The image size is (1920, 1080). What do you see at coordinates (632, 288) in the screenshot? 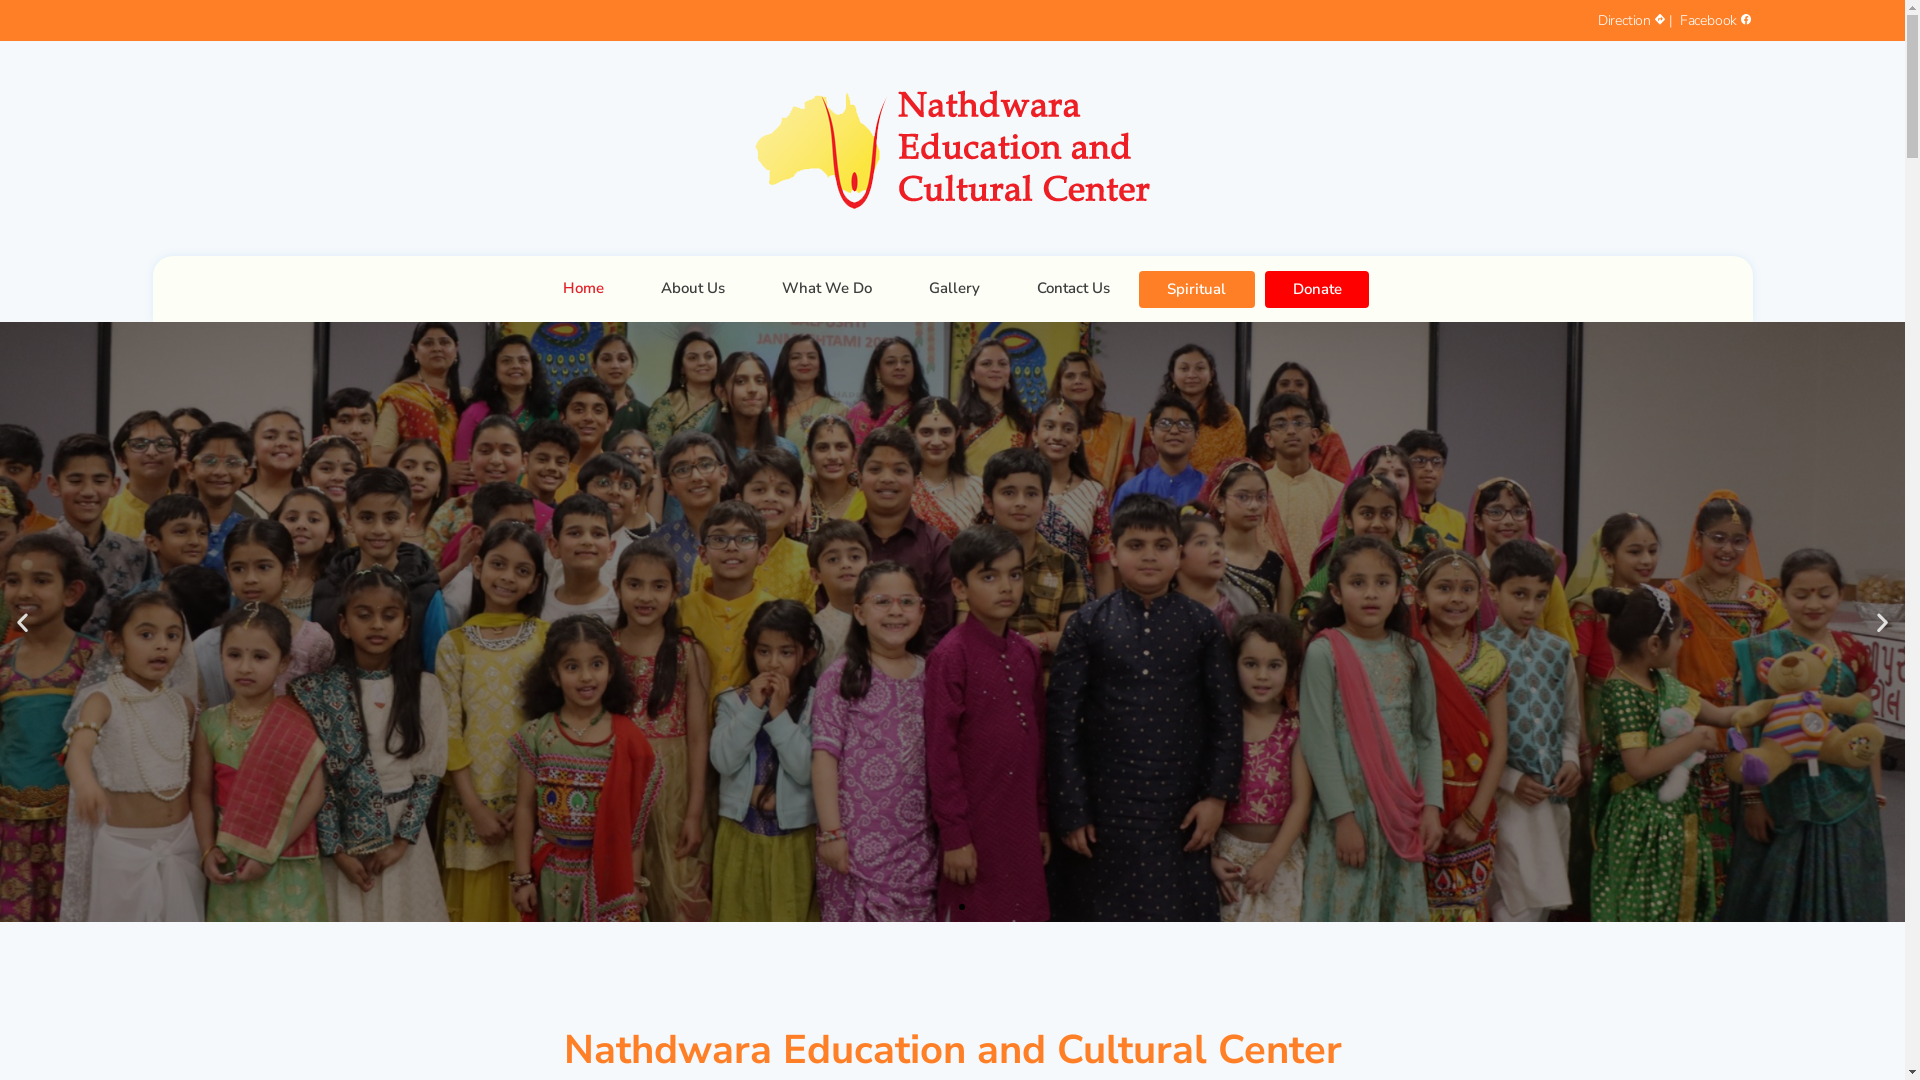
I see `'About Us'` at bounding box center [632, 288].